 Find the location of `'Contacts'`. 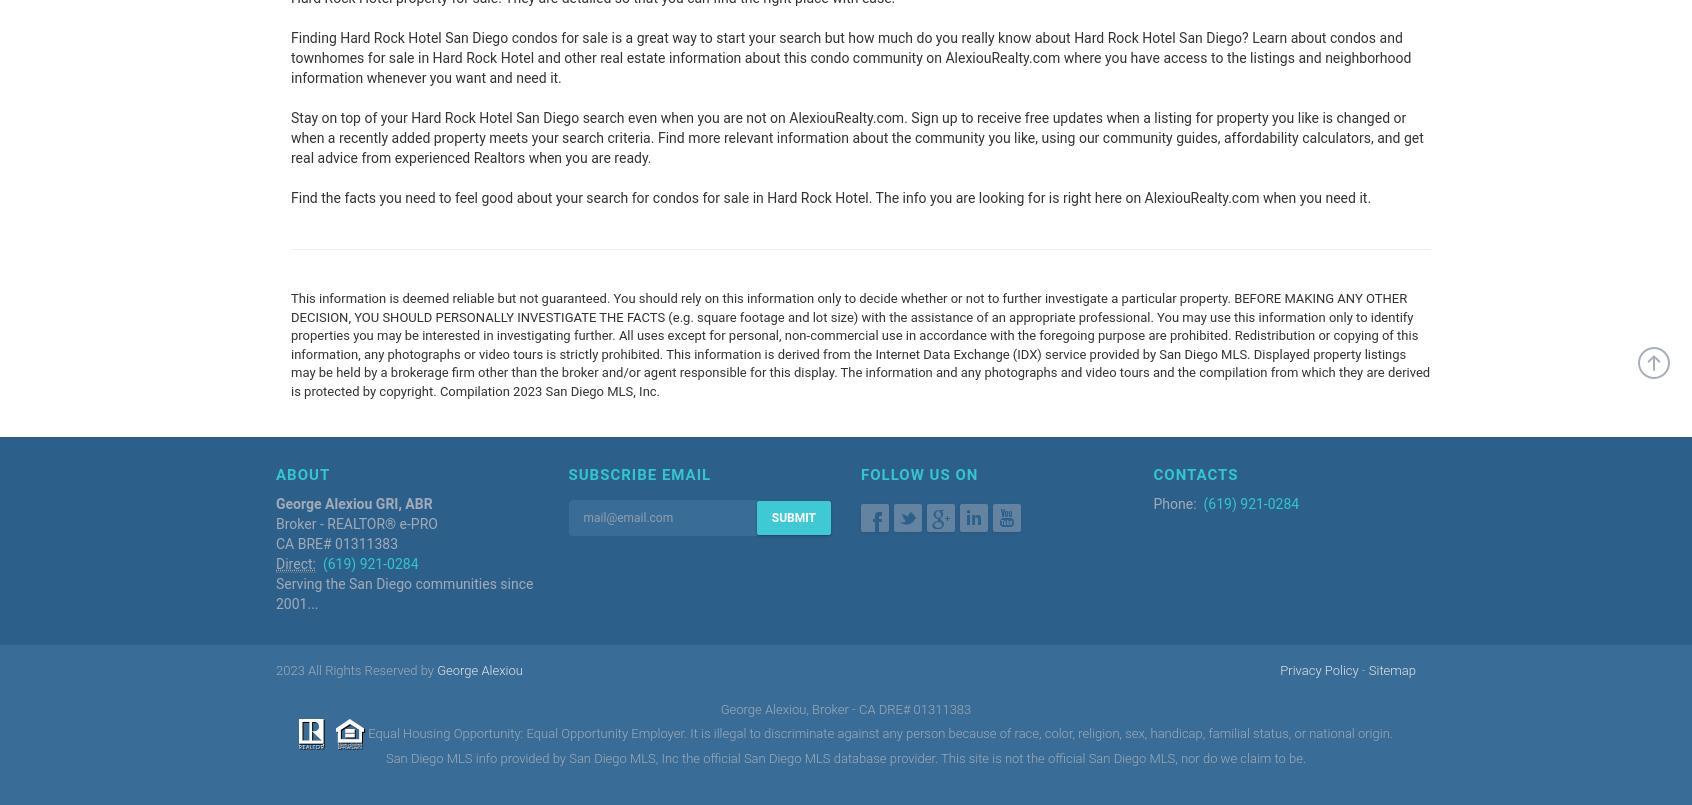

'Contacts' is located at coordinates (1194, 473).